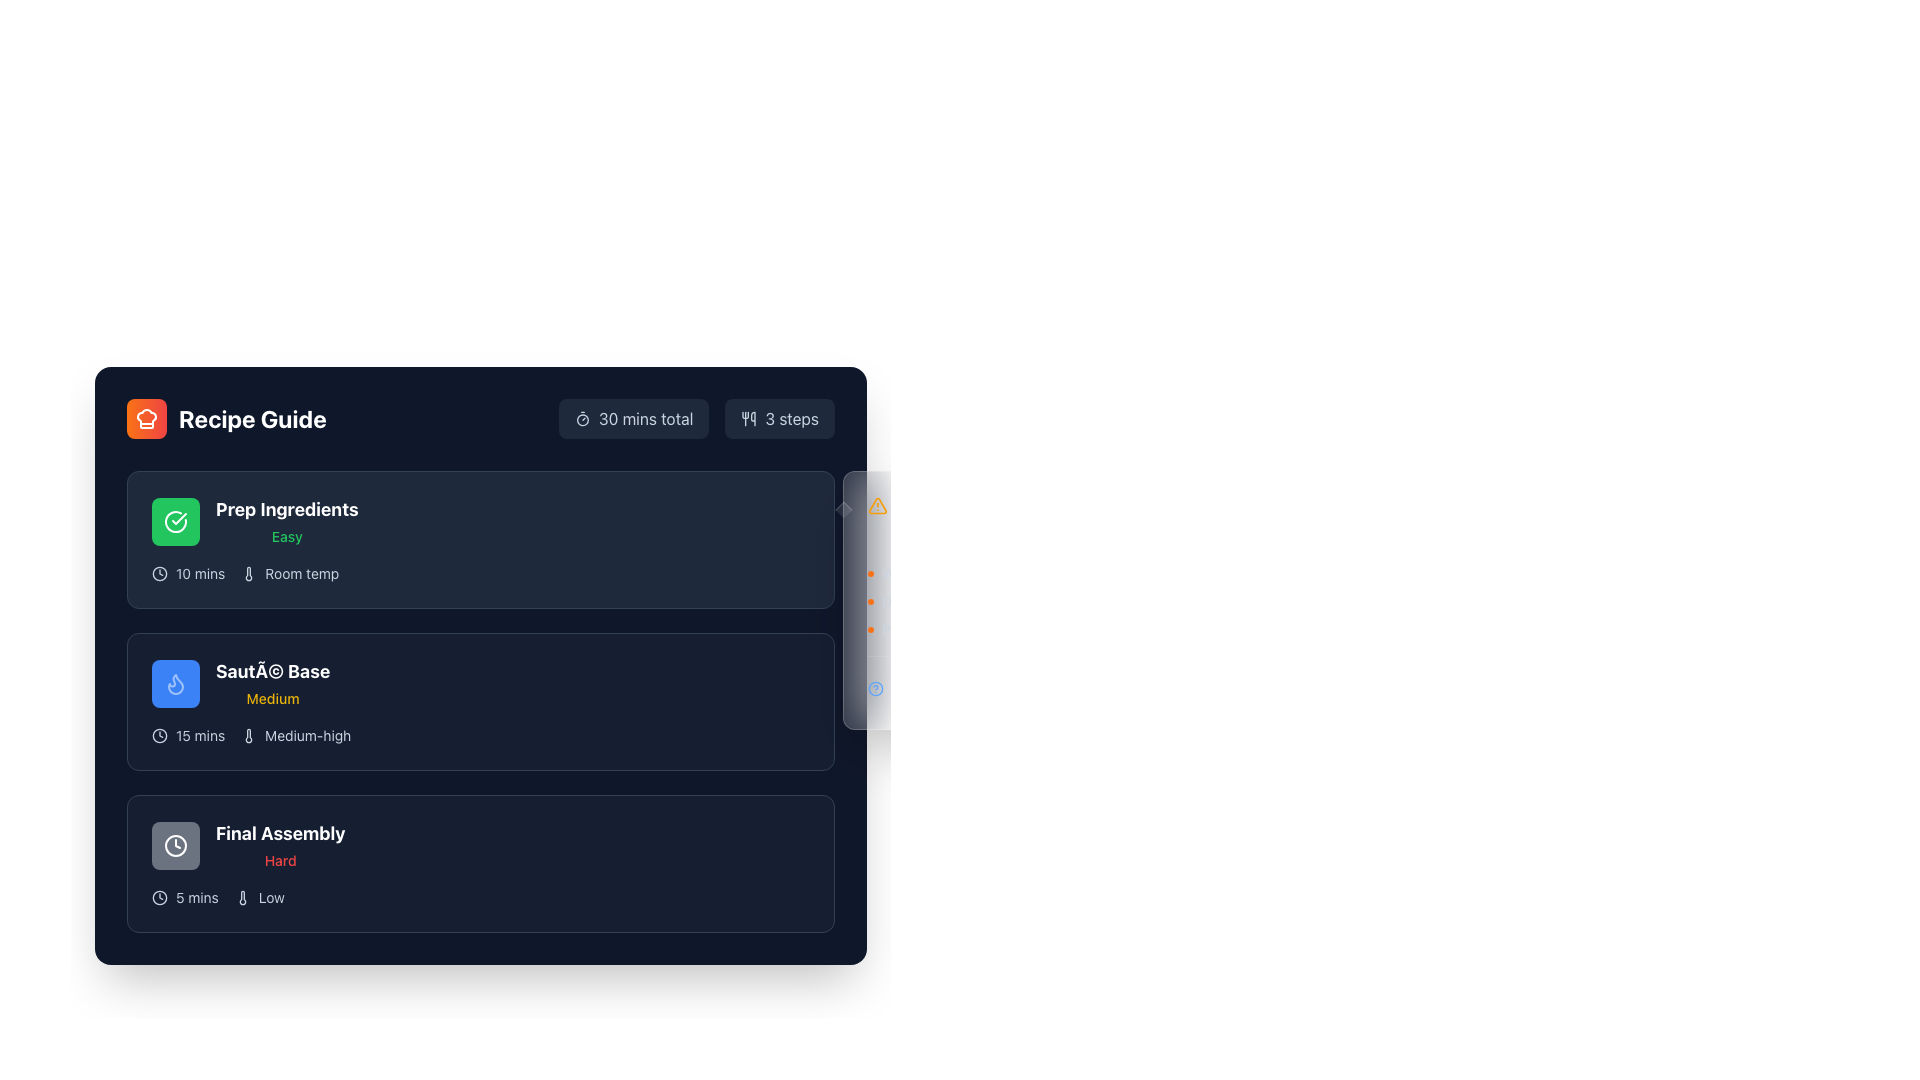  I want to click on the 'Final Assembly' text in the list item, which is the third element in the vertical list and has bold, white text aligned with a gray circular icon, so click(247, 845).